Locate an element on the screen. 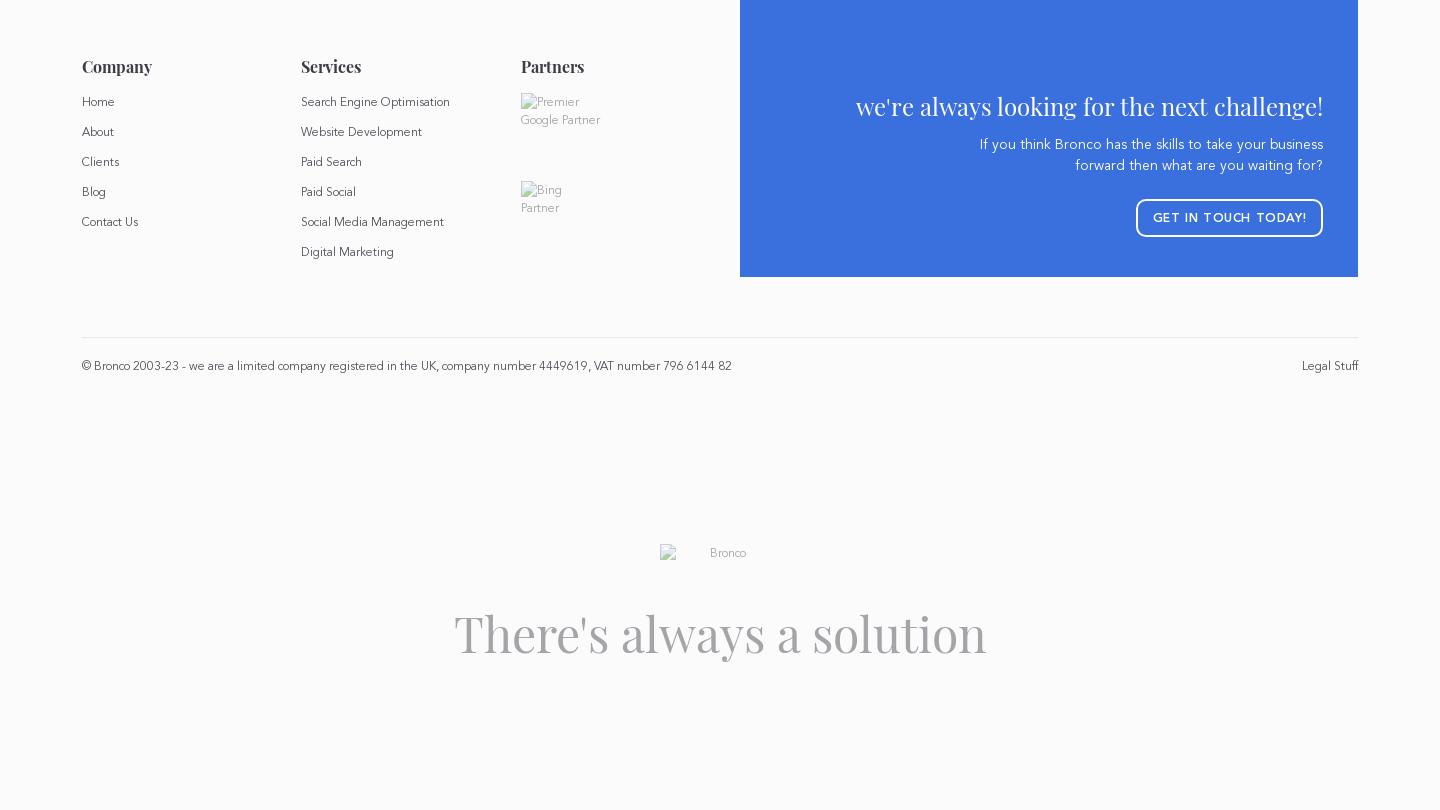  'Legal Stuff' is located at coordinates (1328, 365).